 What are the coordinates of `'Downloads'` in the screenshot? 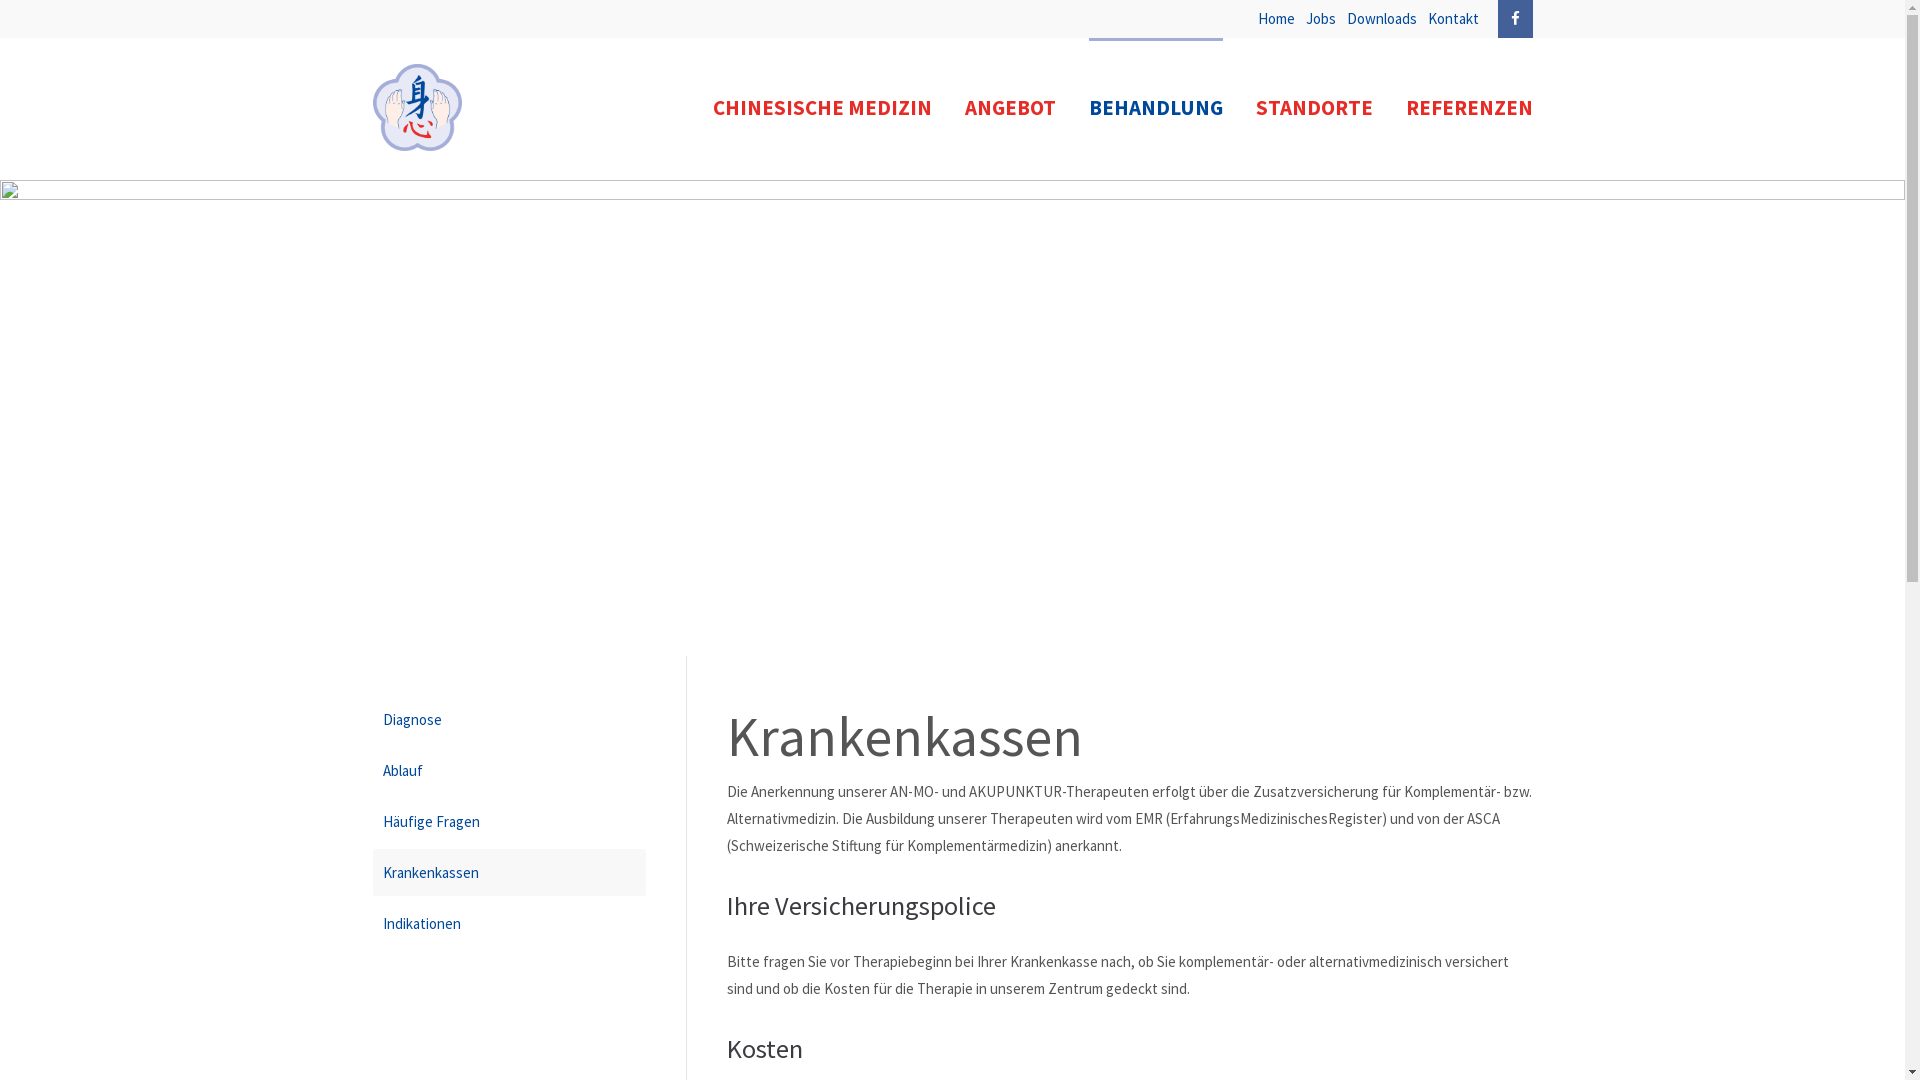 It's located at (1381, 18).